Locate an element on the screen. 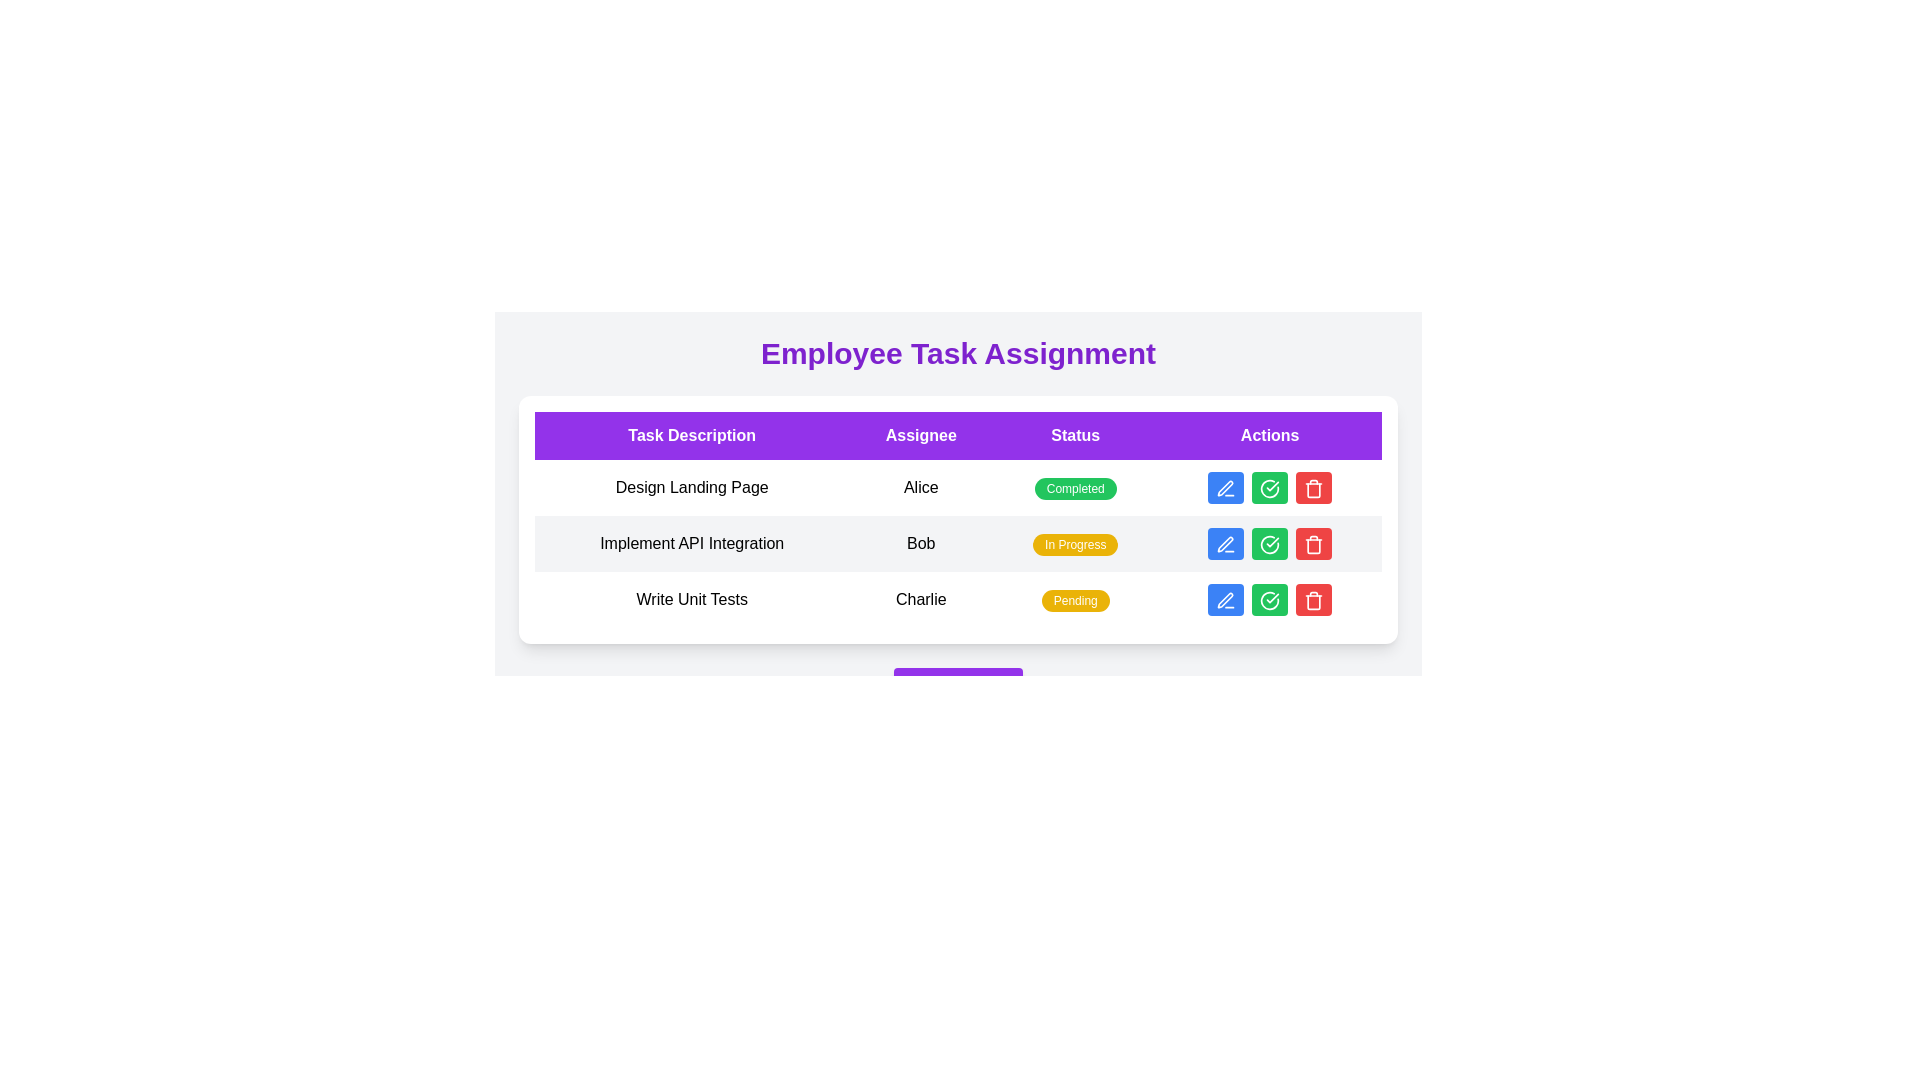 This screenshot has height=1080, width=1920. the green rectangular button with a circular arrow icon in the 'Actions' column of the second row for the task 'Implement API Integration' assigned to 'Bob' is located at coordinates (1269, 543).